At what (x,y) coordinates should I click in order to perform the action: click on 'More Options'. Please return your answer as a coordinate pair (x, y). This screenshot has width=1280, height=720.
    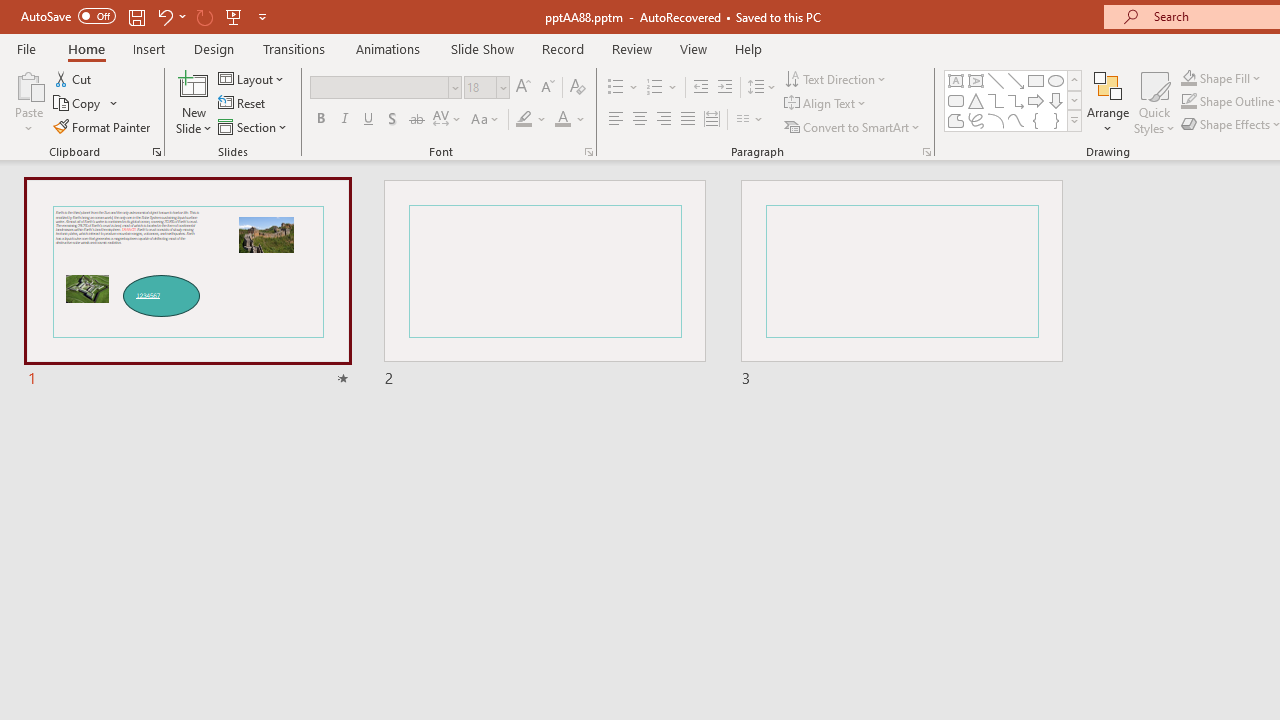
    Looking at the image, I should click on (1232, 77).